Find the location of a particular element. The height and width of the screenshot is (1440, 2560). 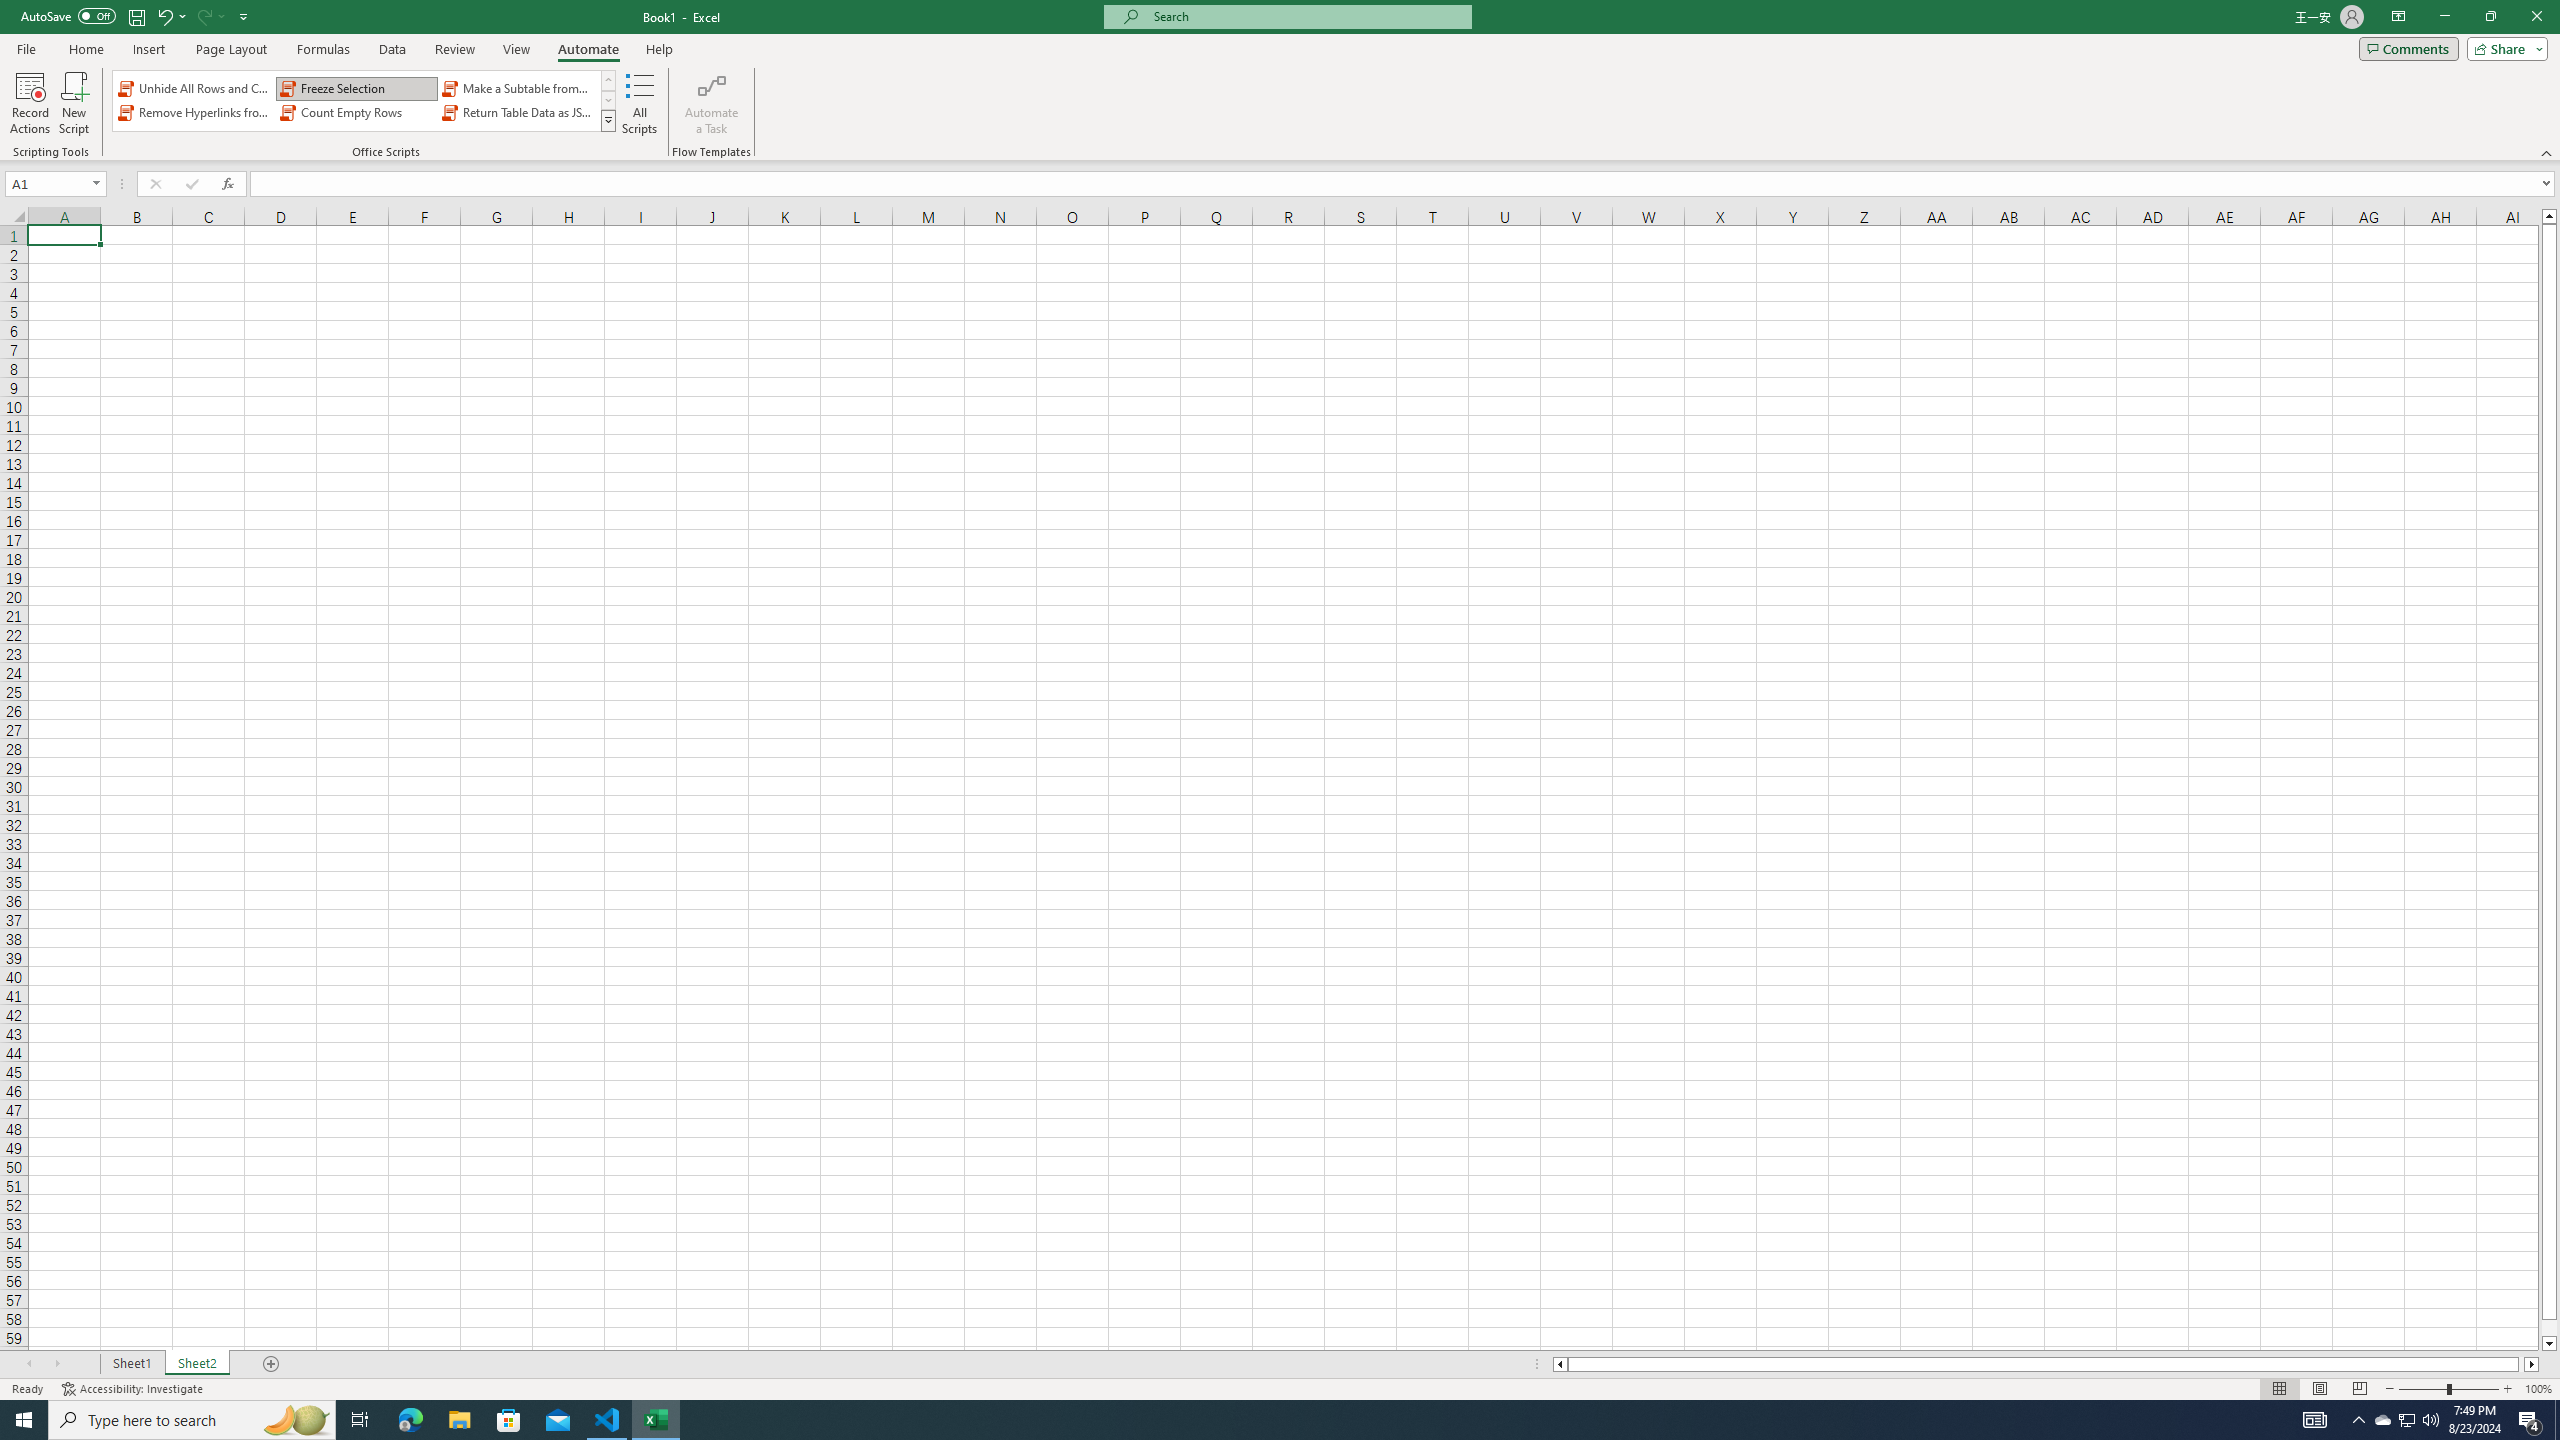

'Zoom Out' is located at coordinates (2422, 1389).